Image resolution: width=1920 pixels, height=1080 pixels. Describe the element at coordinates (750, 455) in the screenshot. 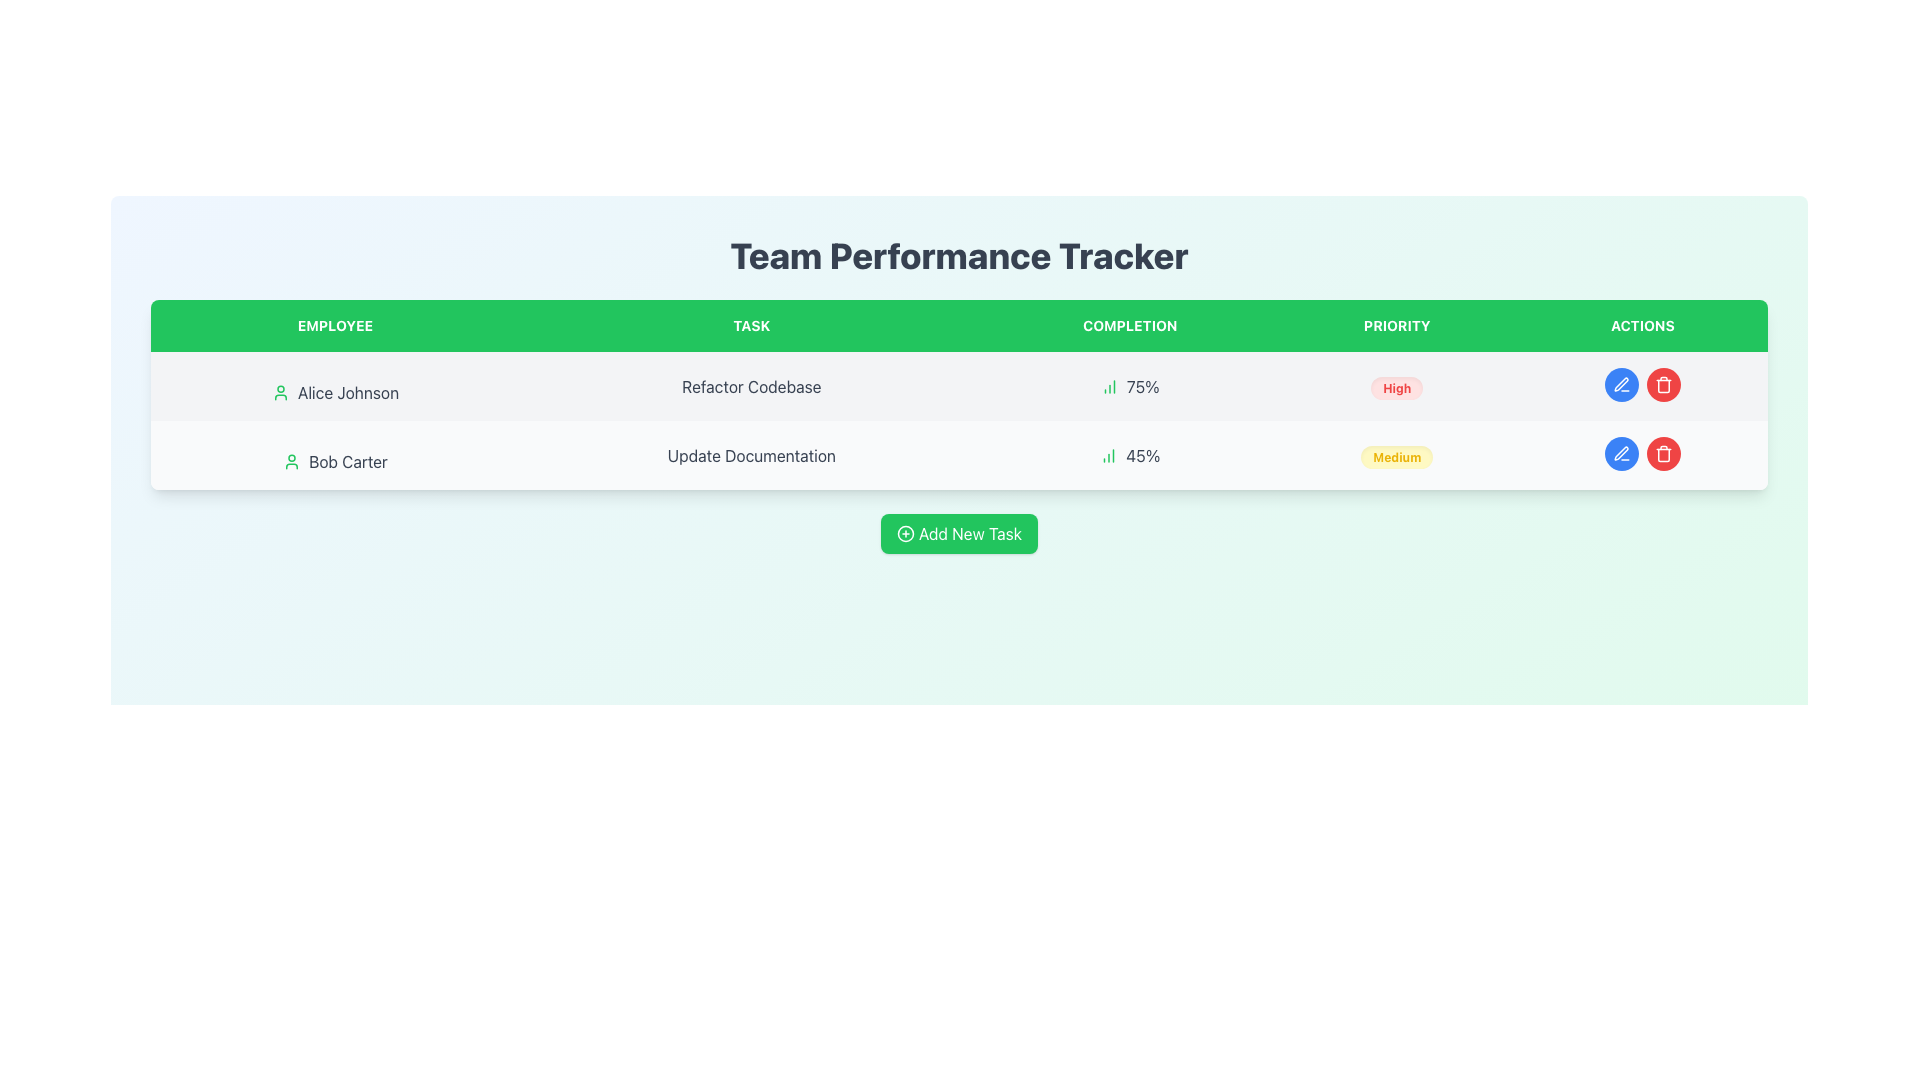

I see `the text label displaying 'Update Documentation' in the second row of the table under the 'TASK' column` at that location.